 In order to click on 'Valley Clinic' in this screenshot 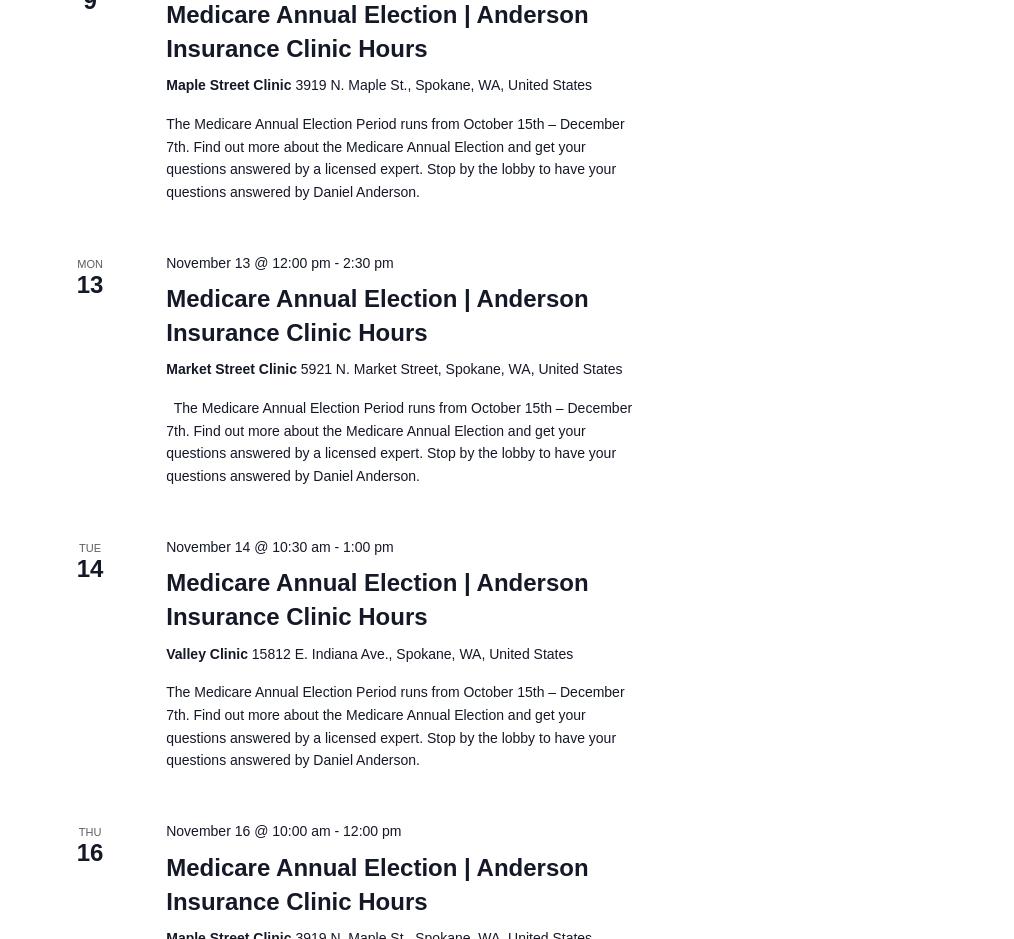, I will do `click(207, 652)`.